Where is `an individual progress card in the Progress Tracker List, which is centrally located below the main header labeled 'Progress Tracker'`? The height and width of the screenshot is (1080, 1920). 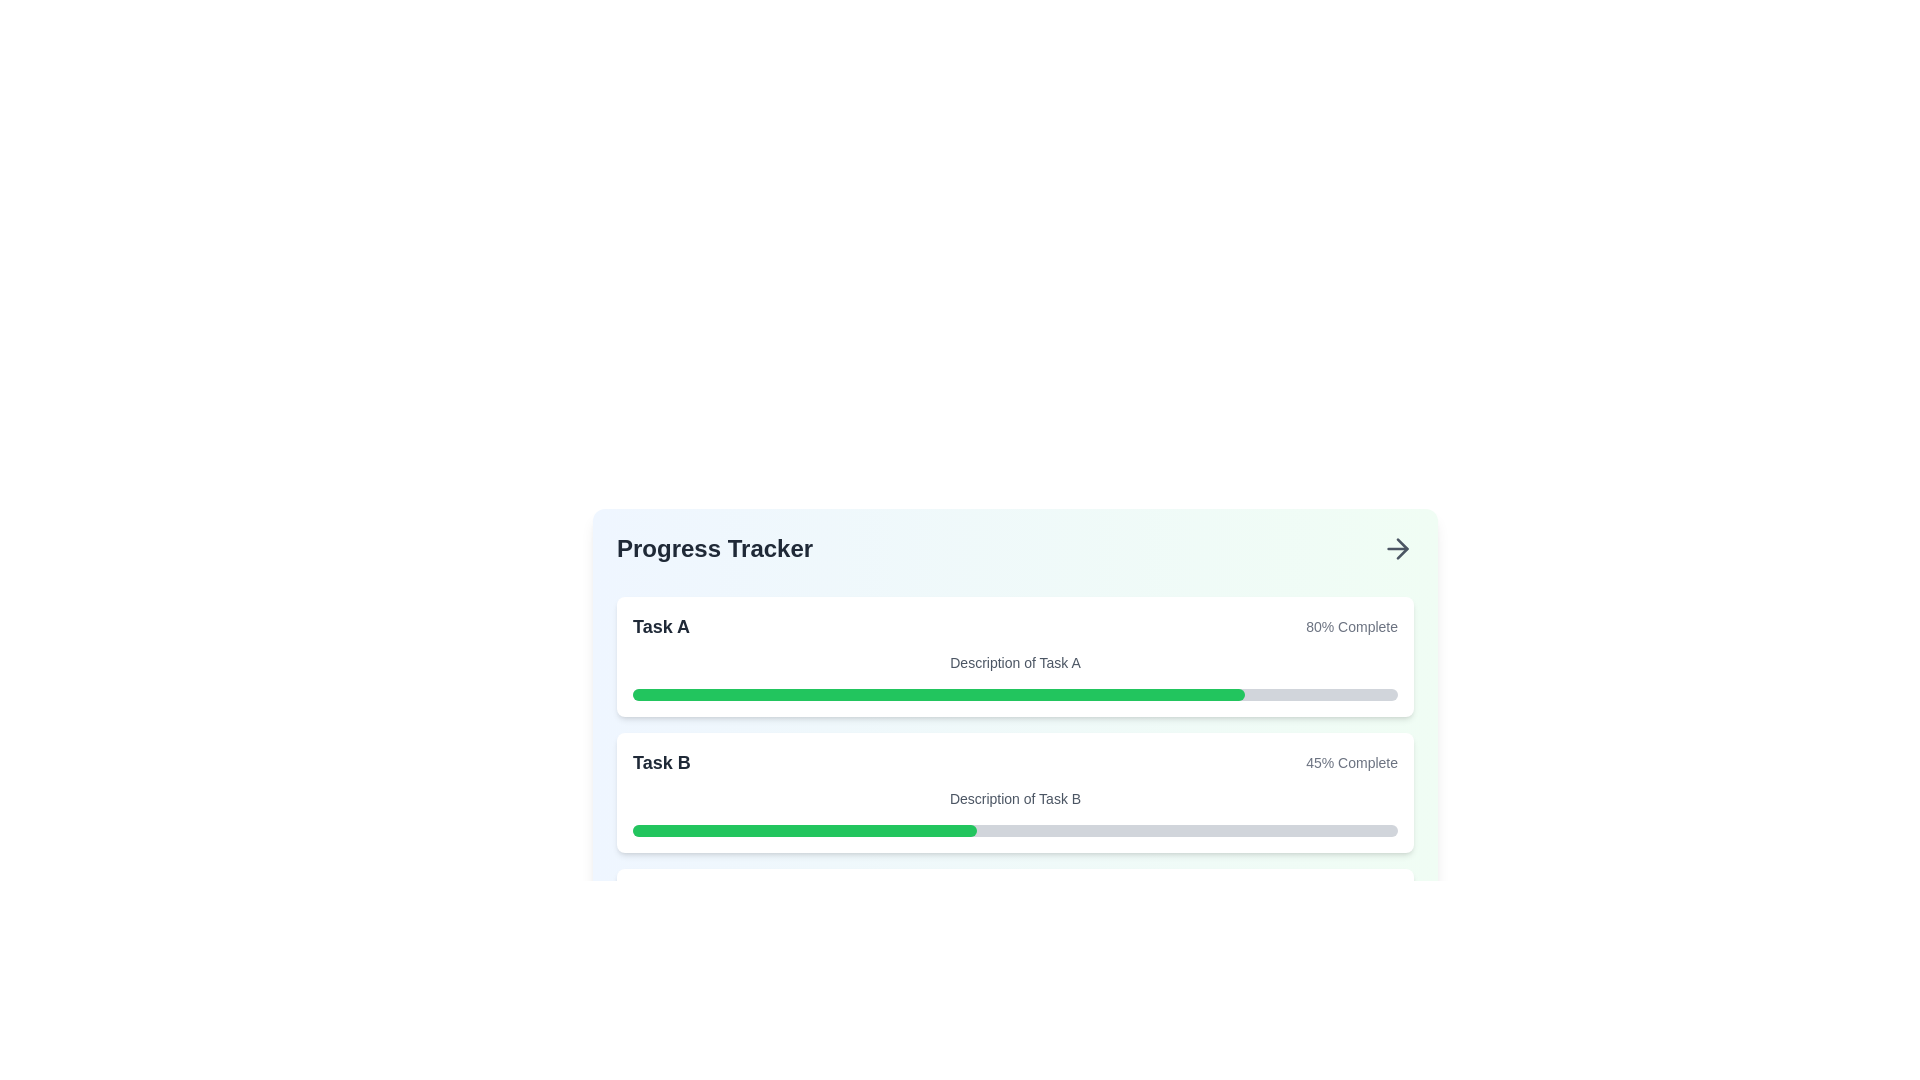
an individual progress card in the Progress Tracker List, which is centrally located below the main header labeled 'Progress Tracker' is located at coordinates (1015, 792).